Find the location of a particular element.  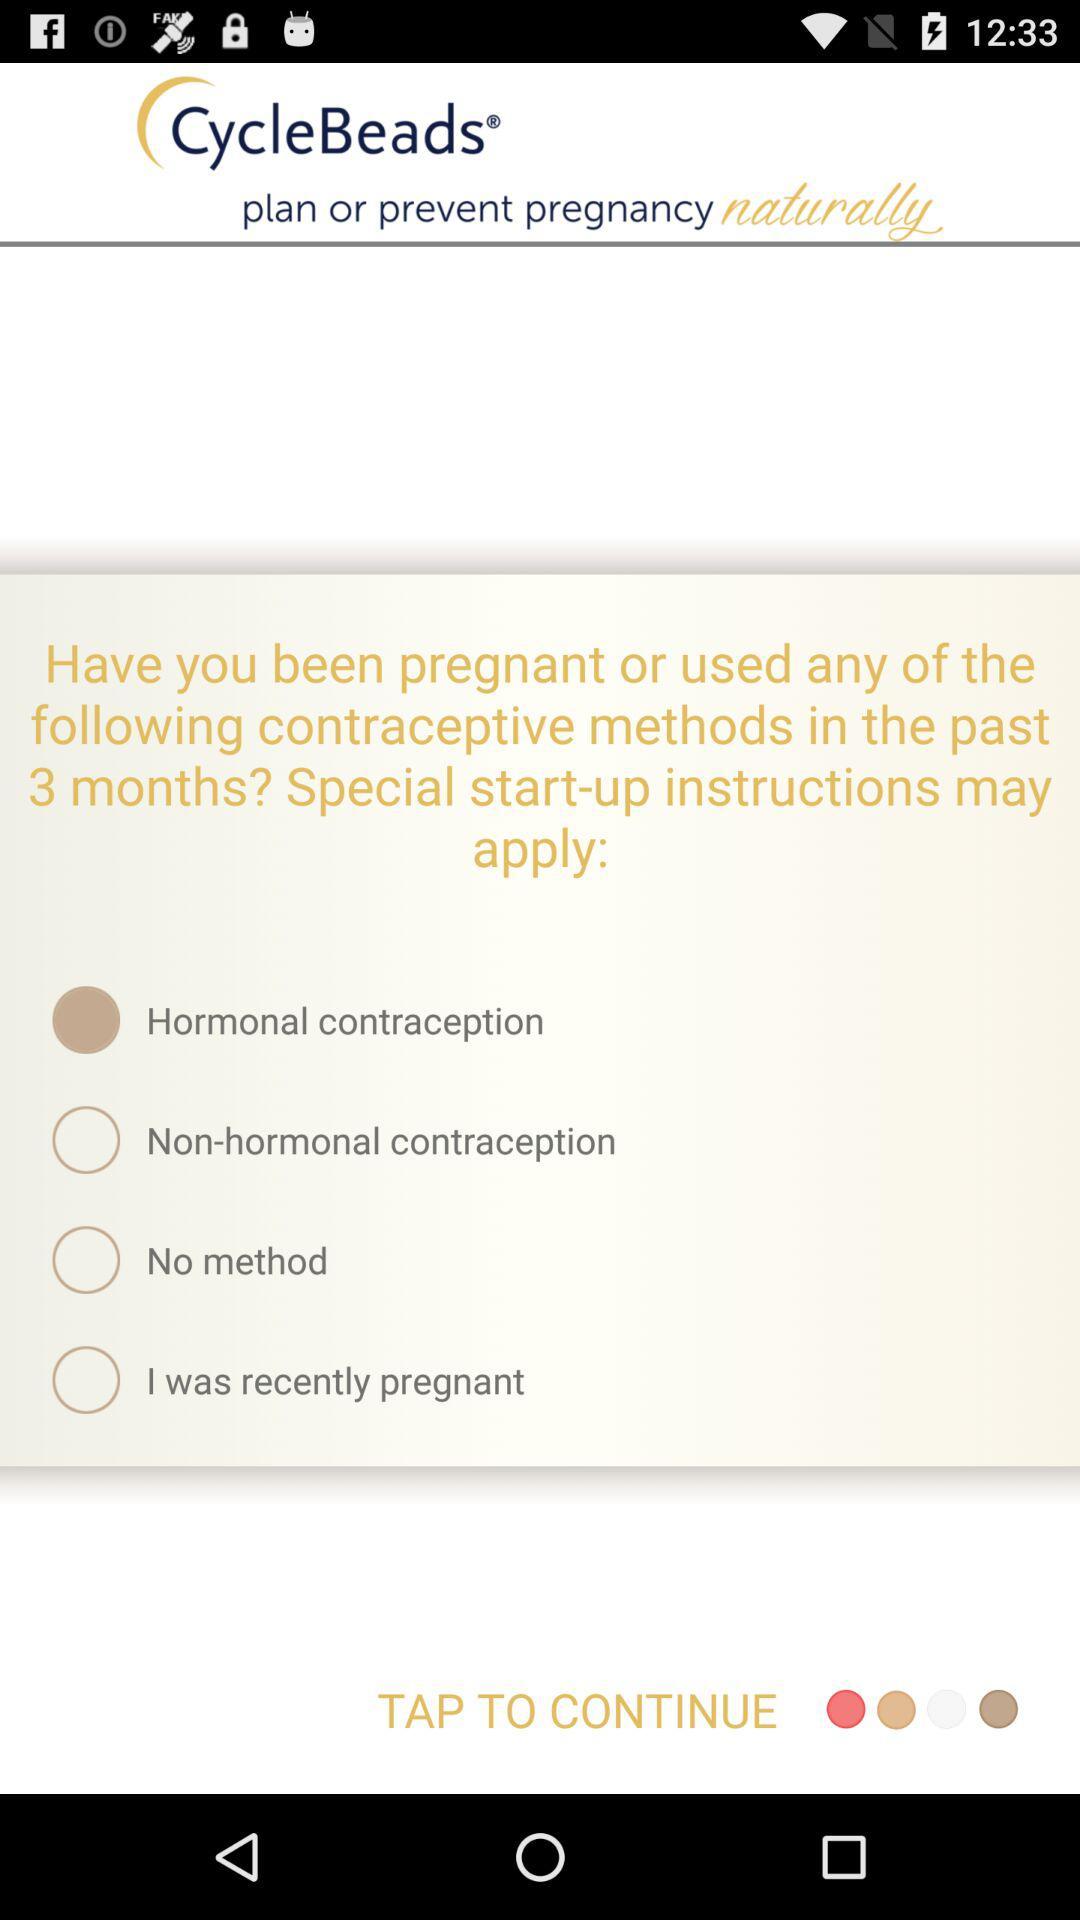

the circle below no method is located at coordinates (85, 1379).